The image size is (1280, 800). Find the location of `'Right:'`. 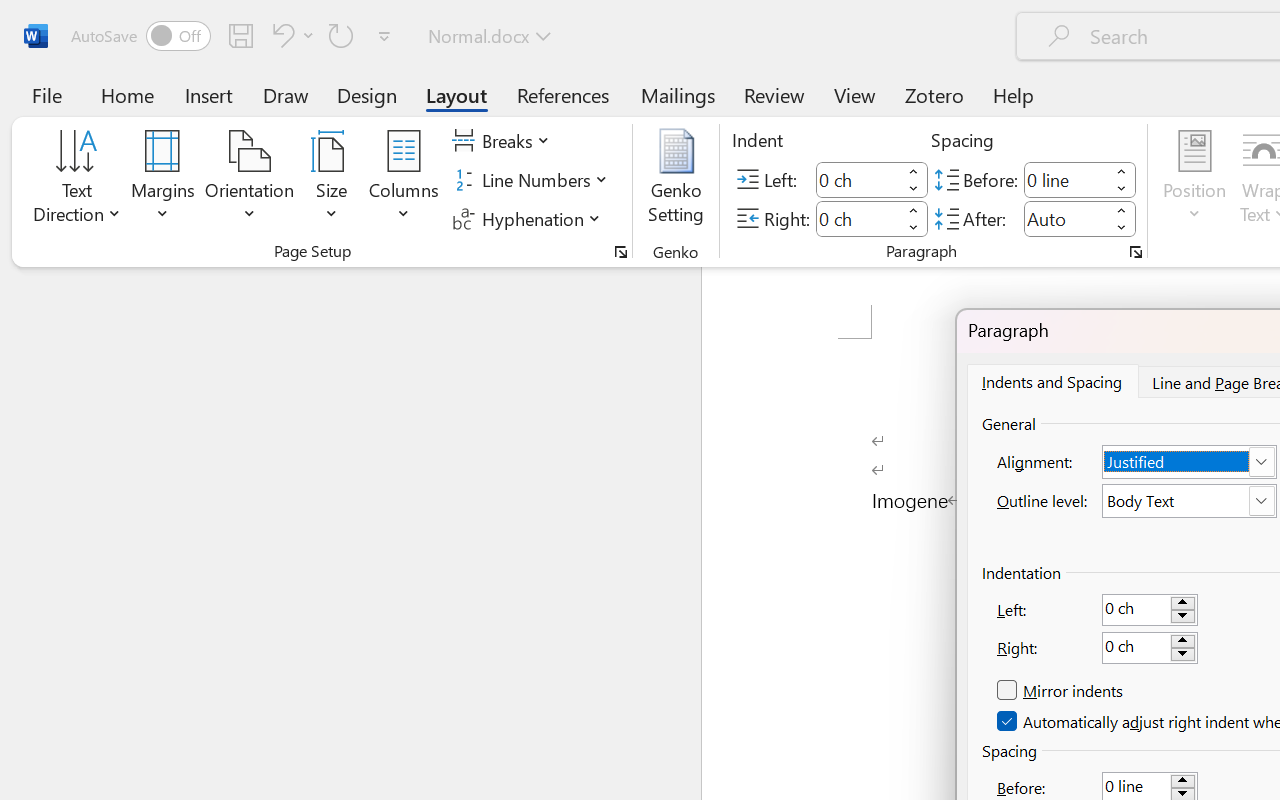

'Right:' is located at coordinates (1150, 647).